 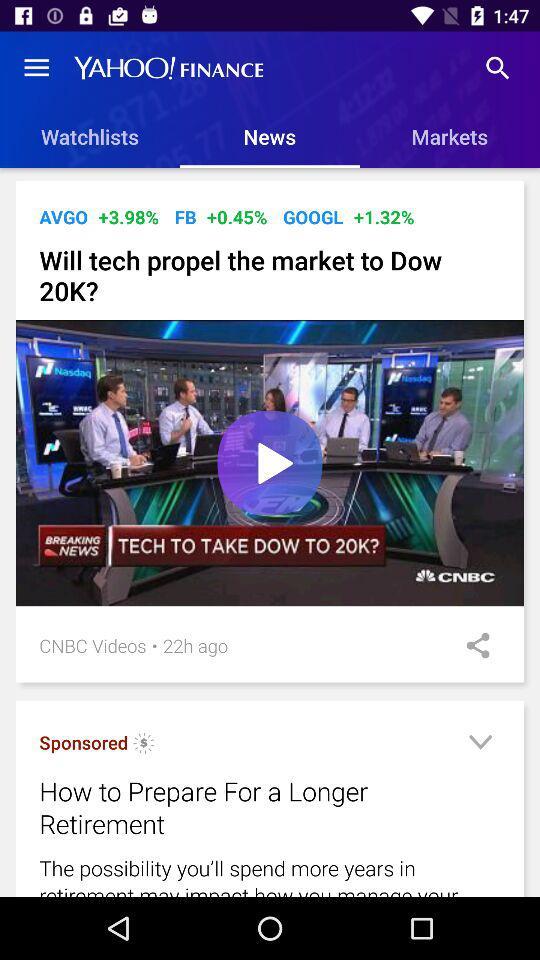 What do you see at coordinates (143, 744) in the screenshot?
I see `find out the sponsor` at bounding box center [143, 744].